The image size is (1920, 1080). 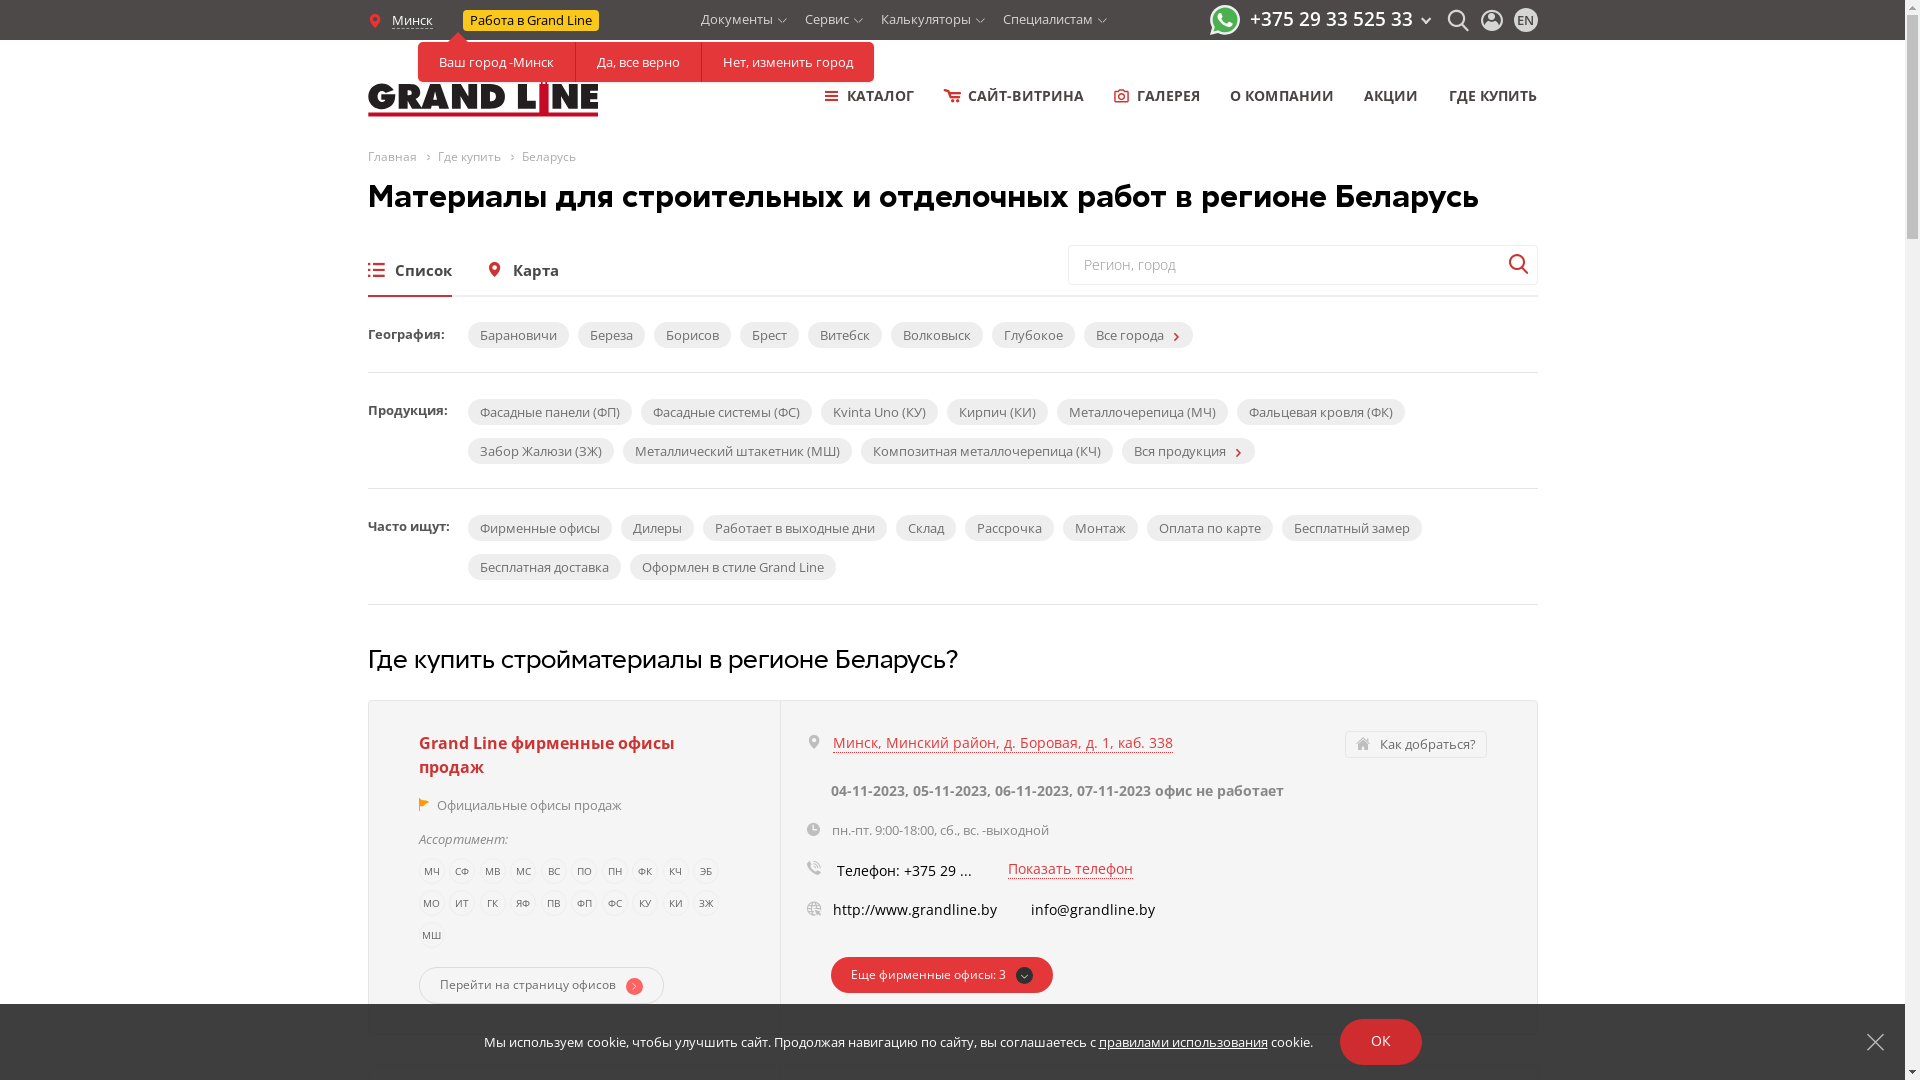 I want to click on 'EN', so click(x=1525, y=19).